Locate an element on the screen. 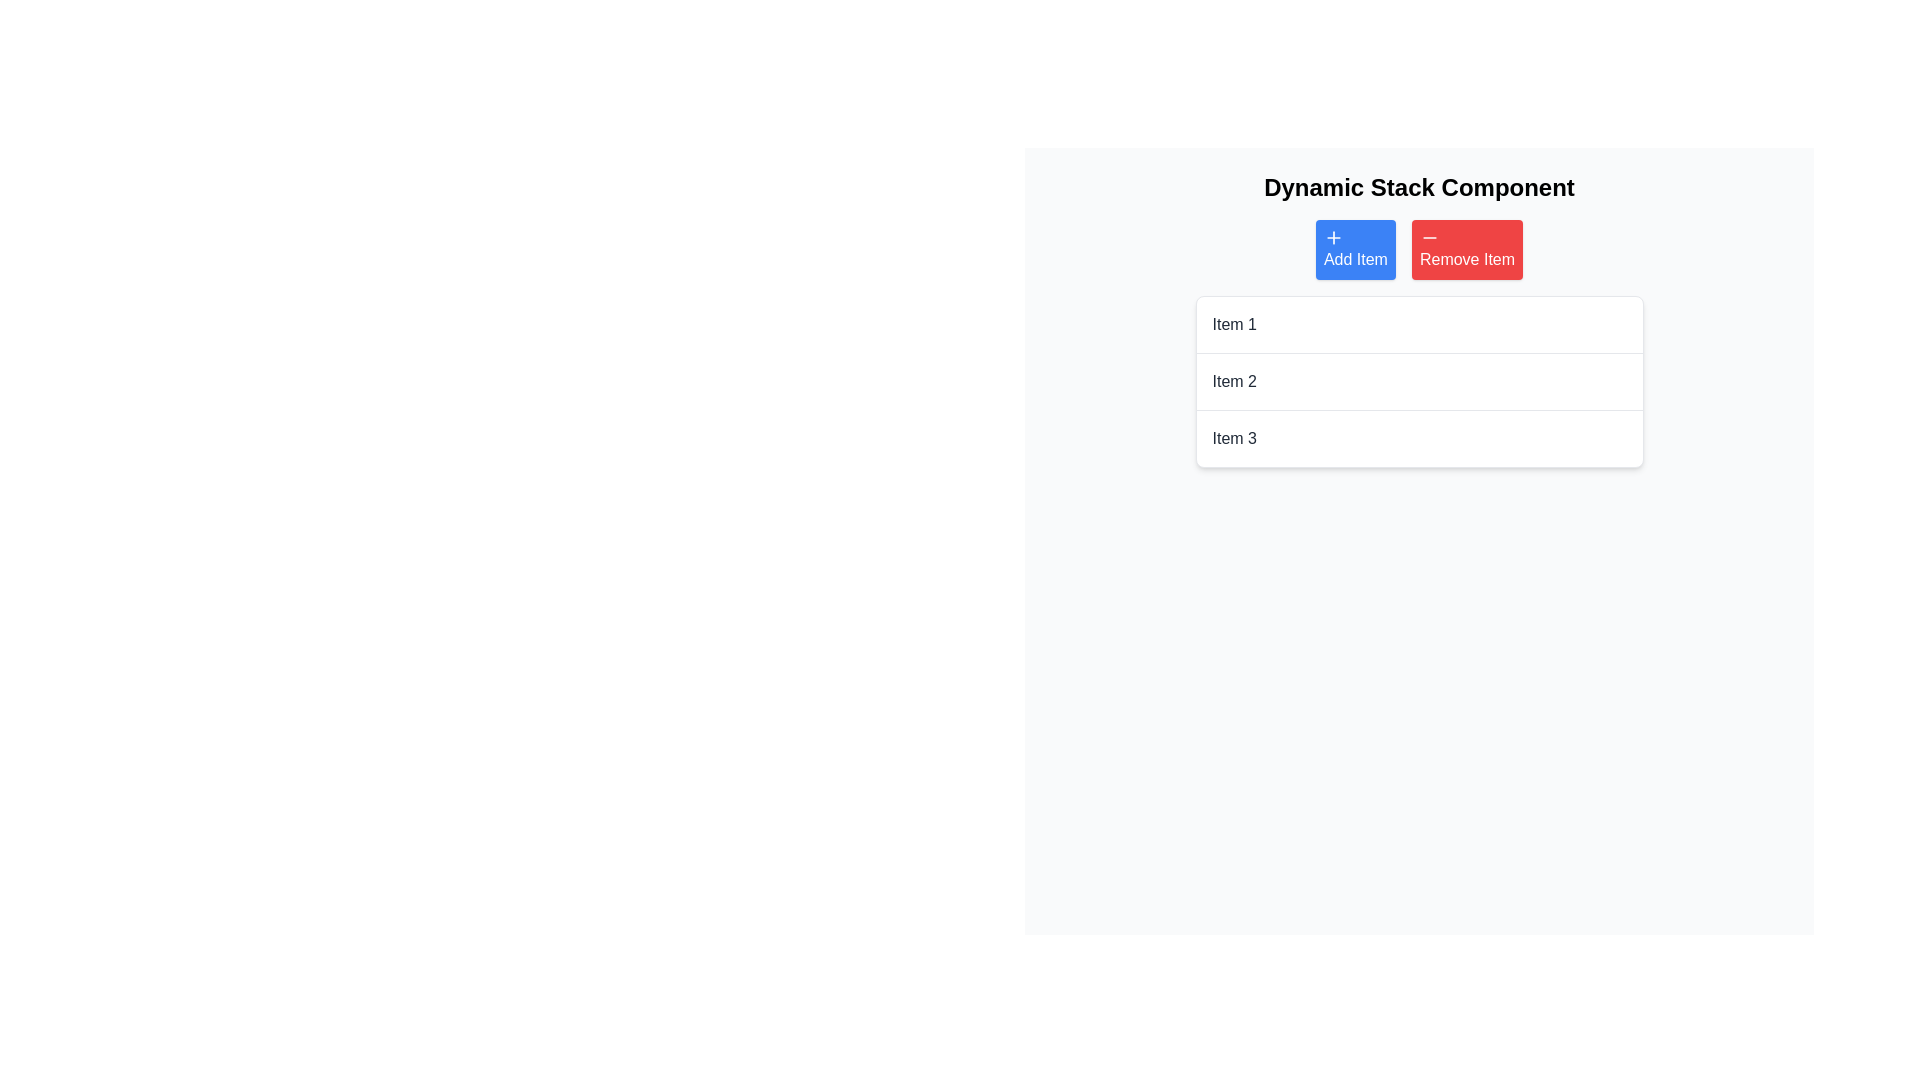  the label indicating the second item in the vertically stacked list under 'Dynamic Stack Component' is located at coordinates (1233, 381).